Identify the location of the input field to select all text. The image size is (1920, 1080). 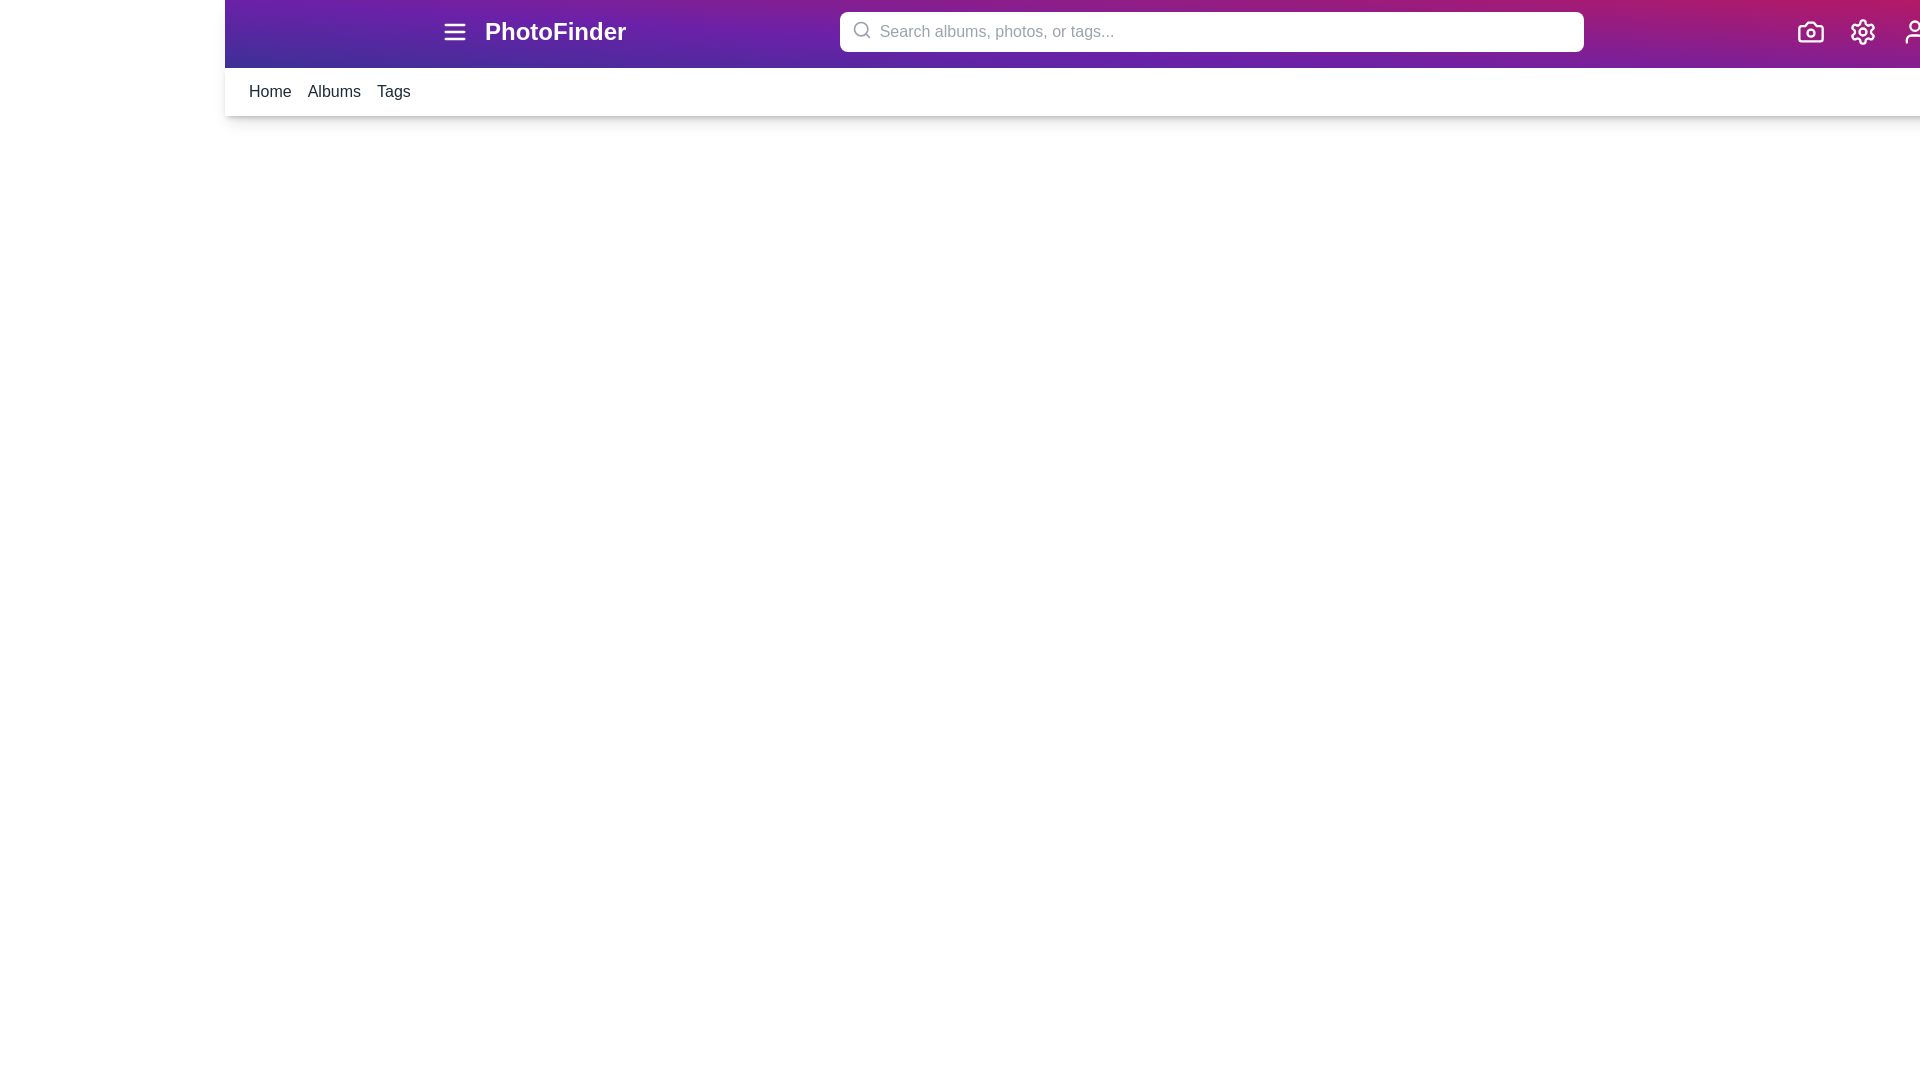
(1210, 31).